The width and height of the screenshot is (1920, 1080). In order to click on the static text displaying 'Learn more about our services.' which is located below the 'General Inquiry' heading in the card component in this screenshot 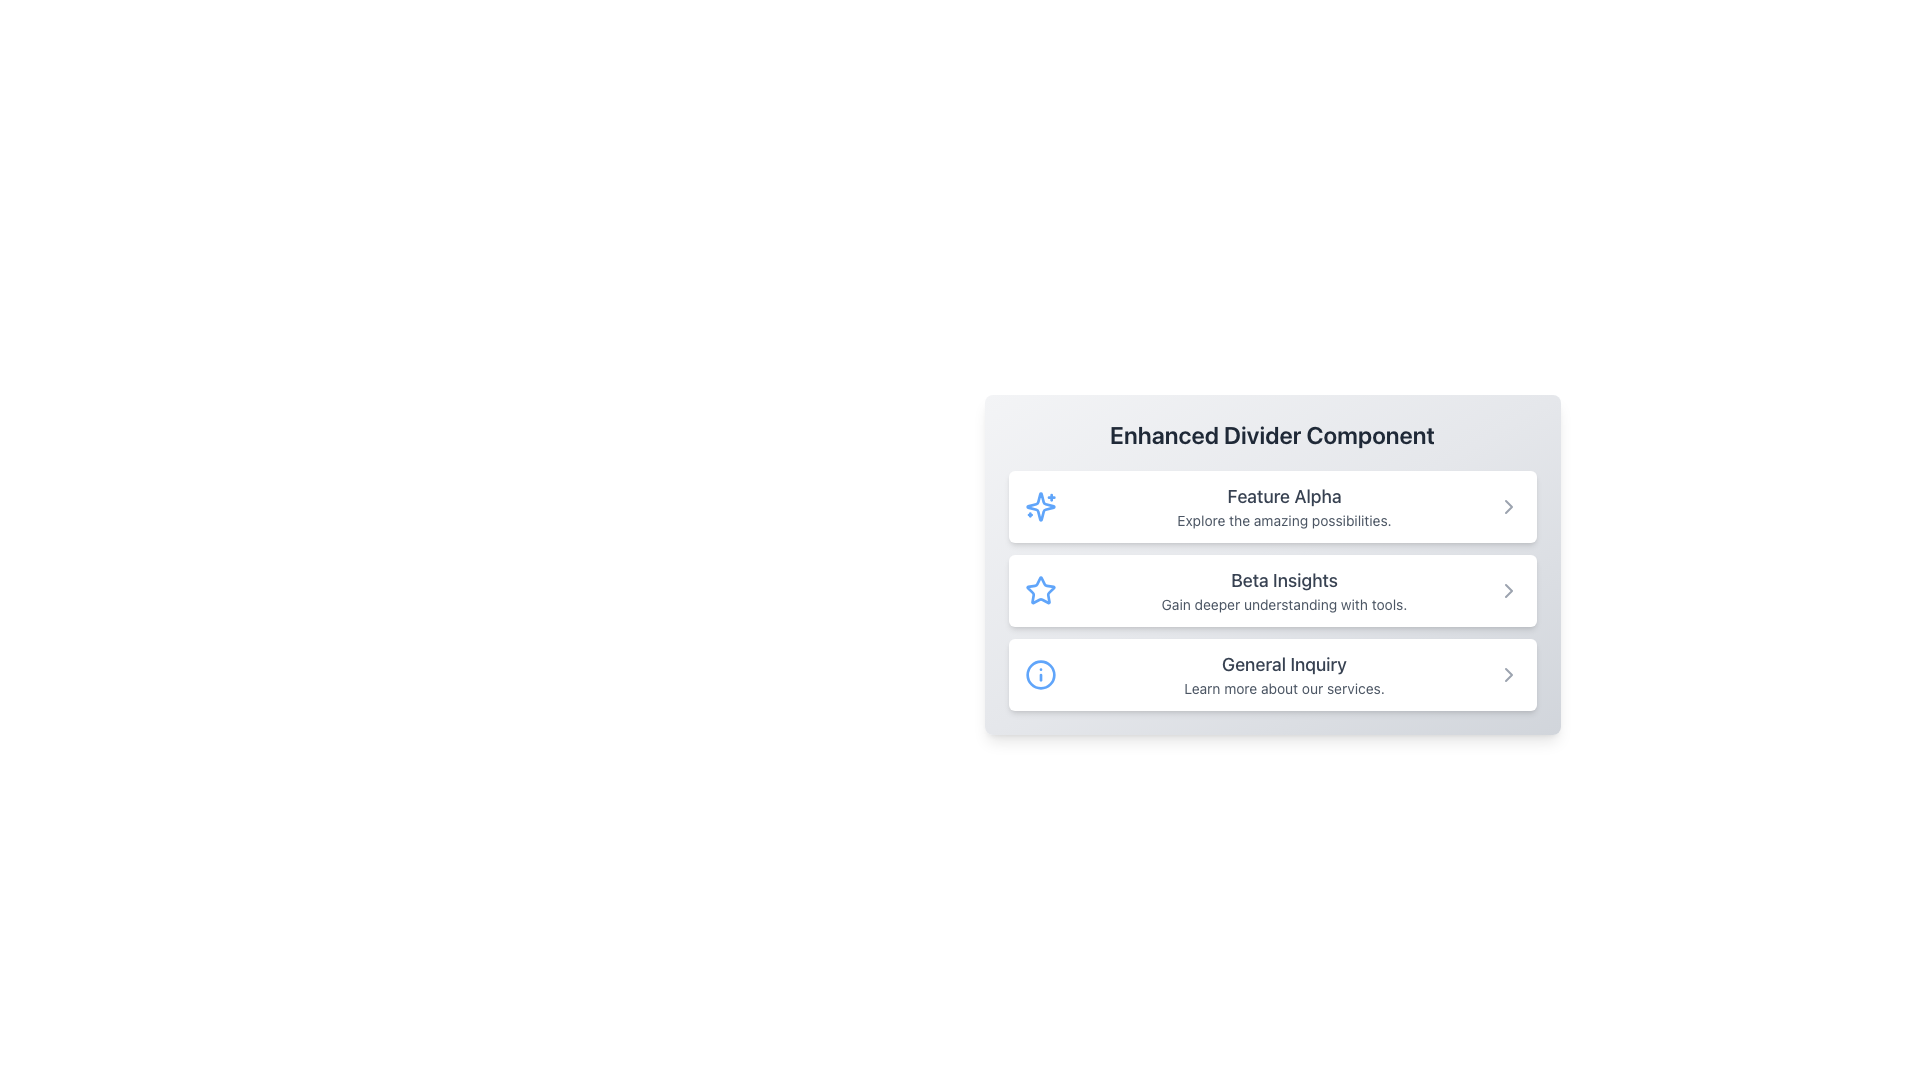, I will do `click(1284, 688)`.